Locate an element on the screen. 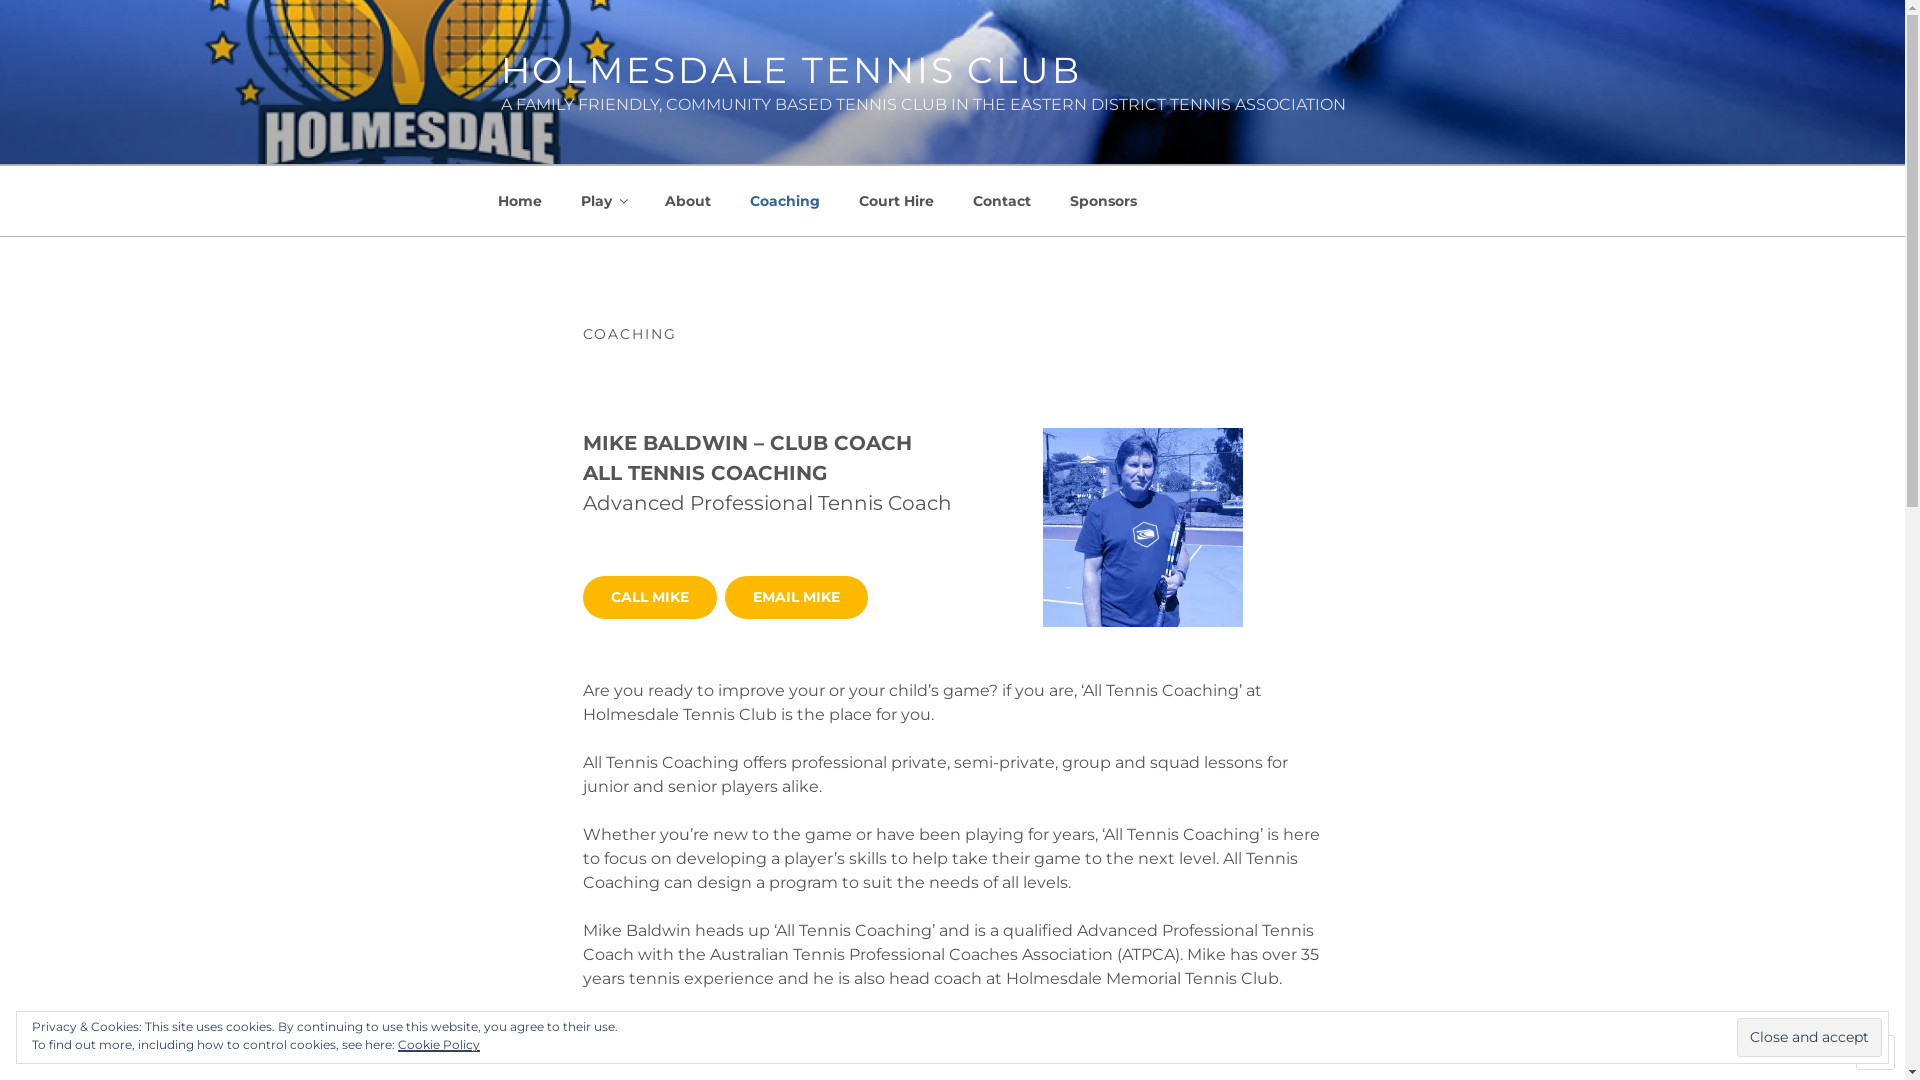 This screenshot has height=1080, width=1920. 'EMAIL MIKE' is located at coordinates (794, 596).